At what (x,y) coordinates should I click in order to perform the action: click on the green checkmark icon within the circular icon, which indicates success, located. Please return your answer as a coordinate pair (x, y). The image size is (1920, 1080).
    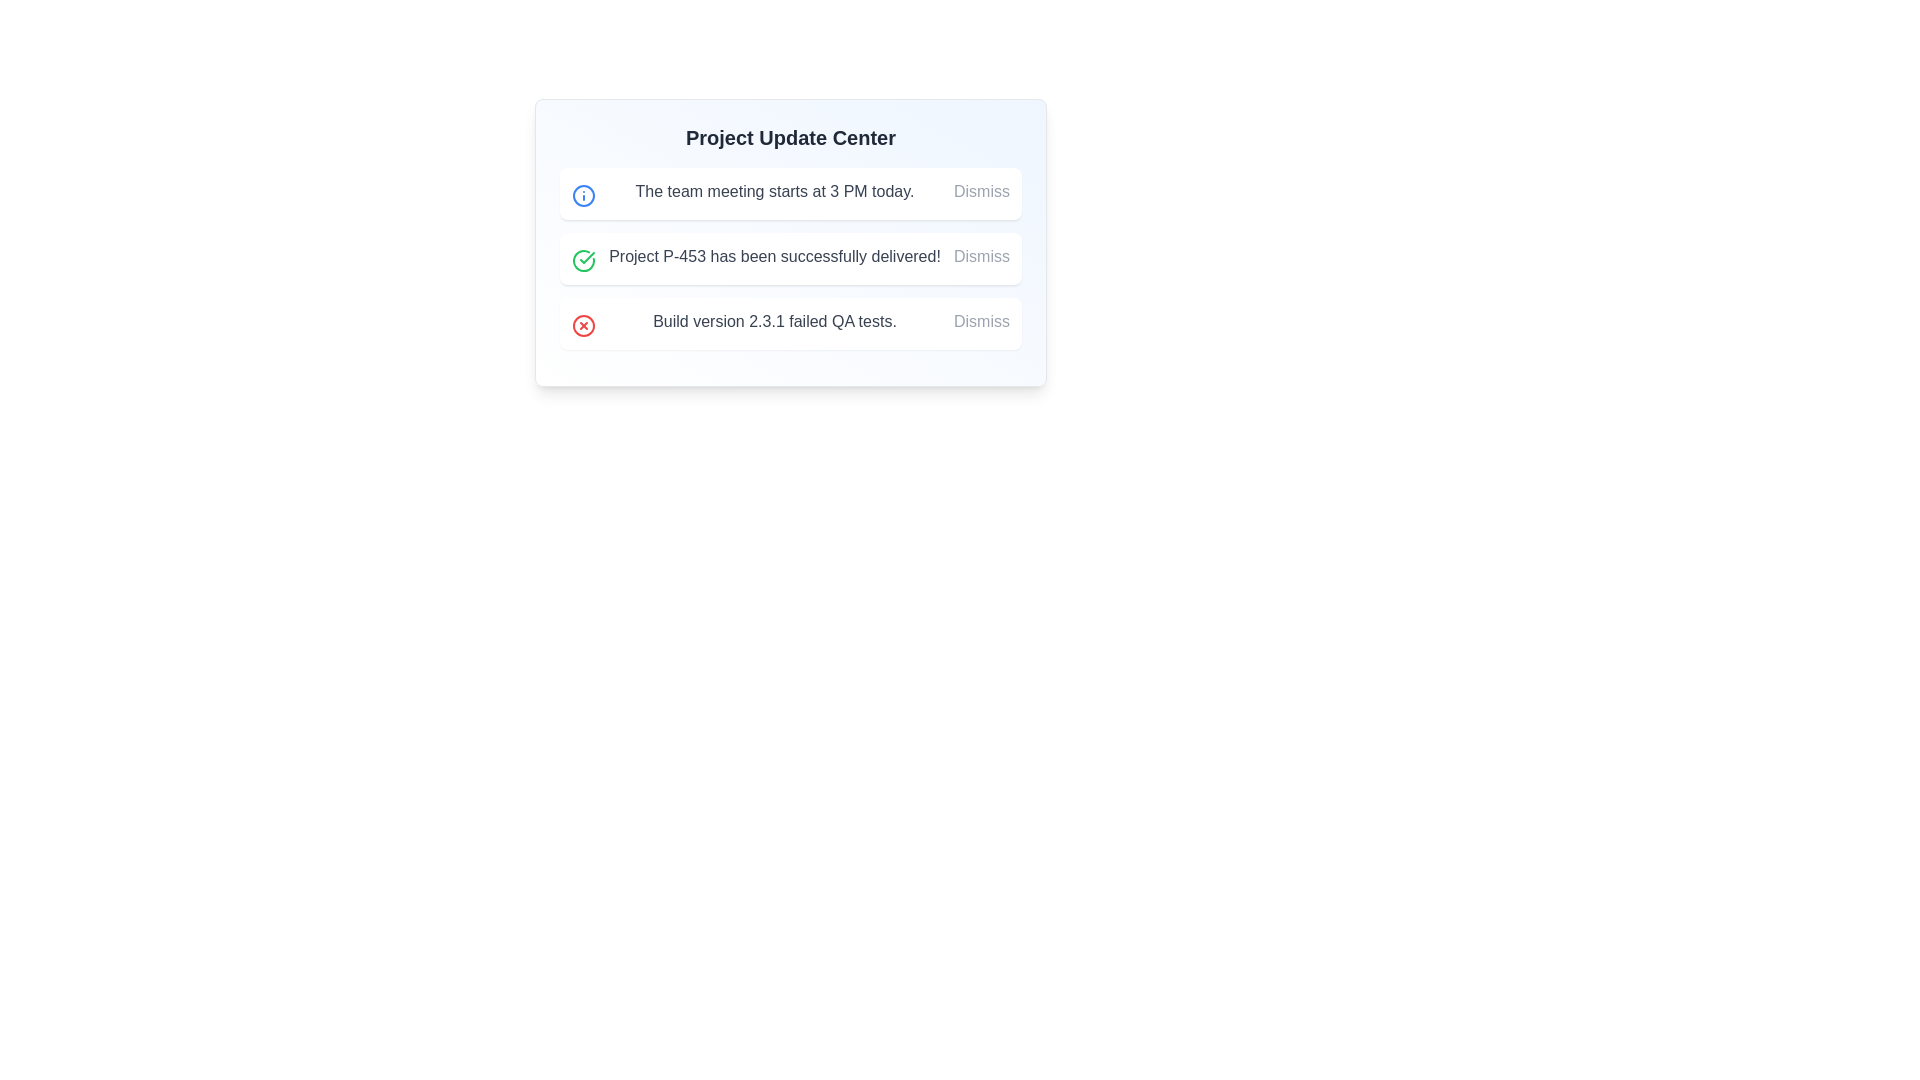
    Looking at the image, I should click on (586, 257).